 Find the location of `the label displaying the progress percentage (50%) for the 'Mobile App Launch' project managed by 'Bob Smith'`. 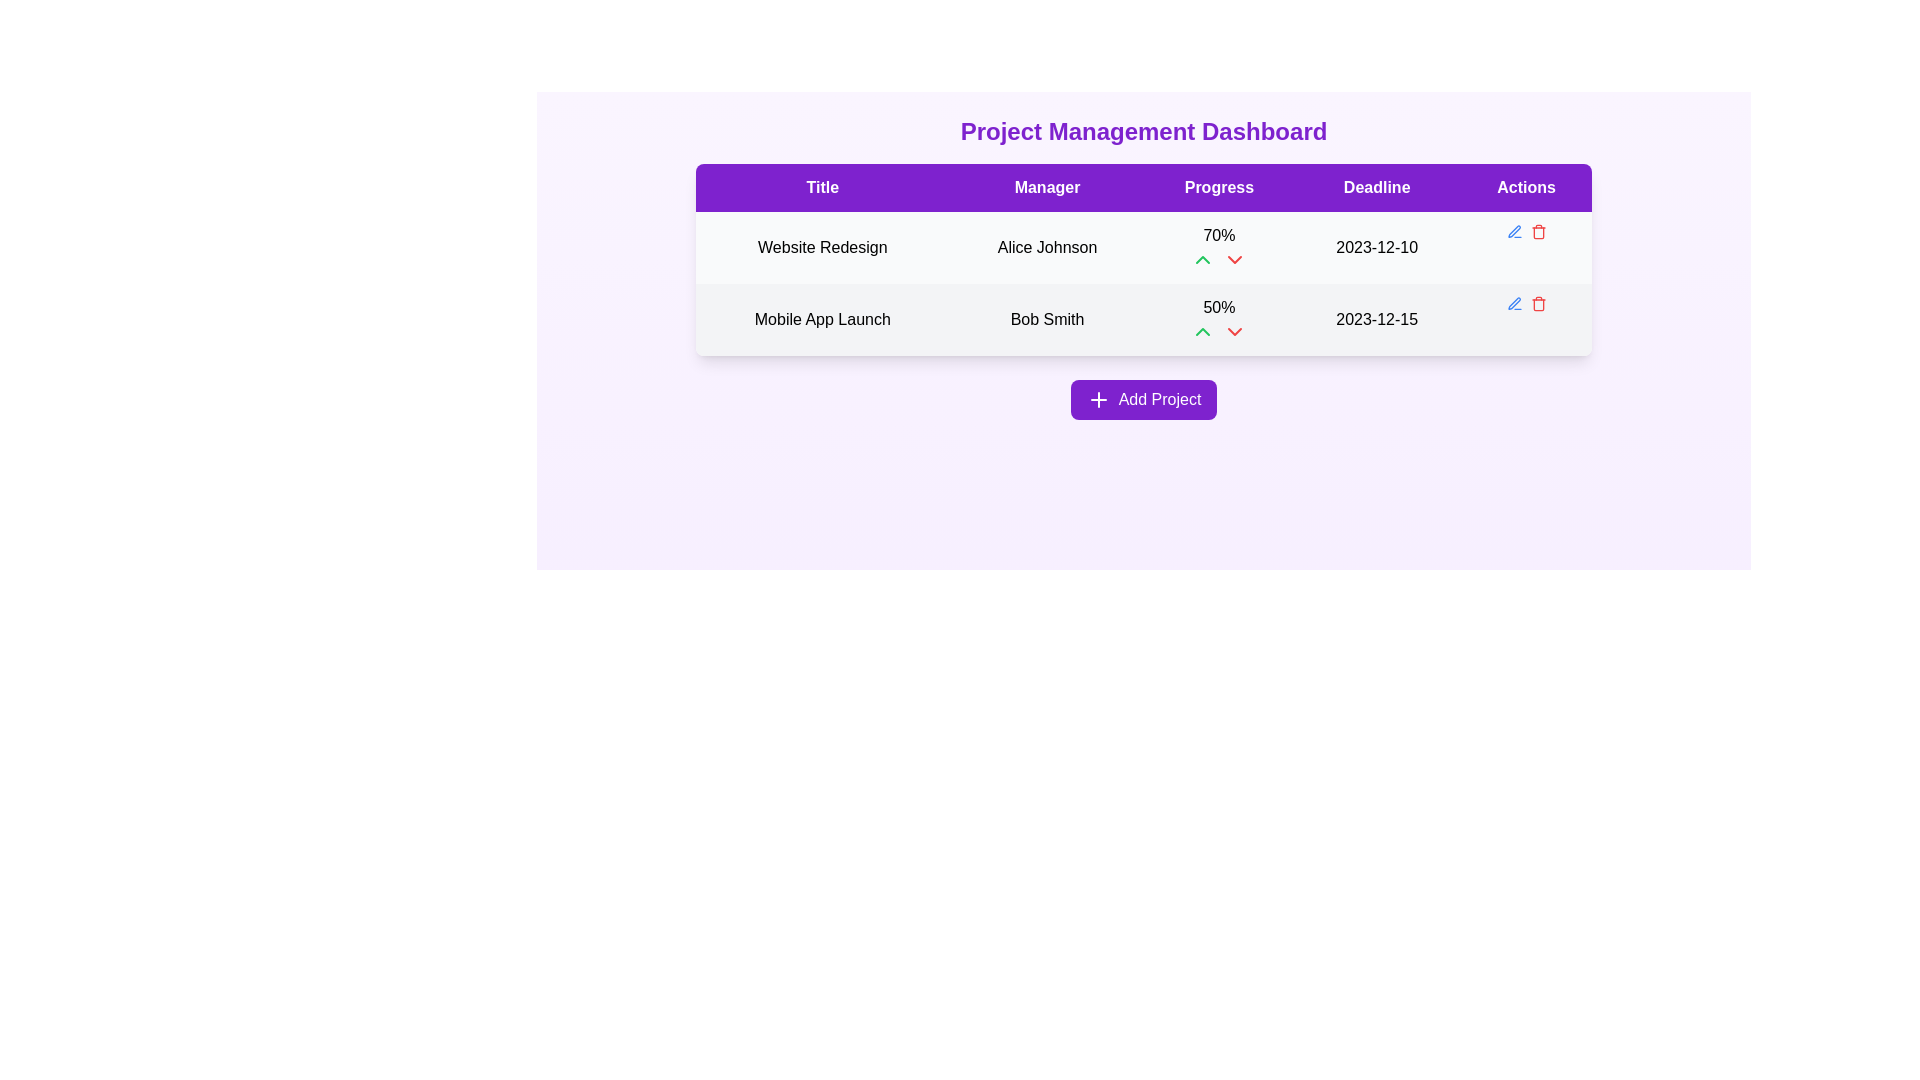

the label displaying the progress percentage (50%) for the 'Mobile App Launch' project managed by 'Bob Smith' is located at coordinates (1218, 319).